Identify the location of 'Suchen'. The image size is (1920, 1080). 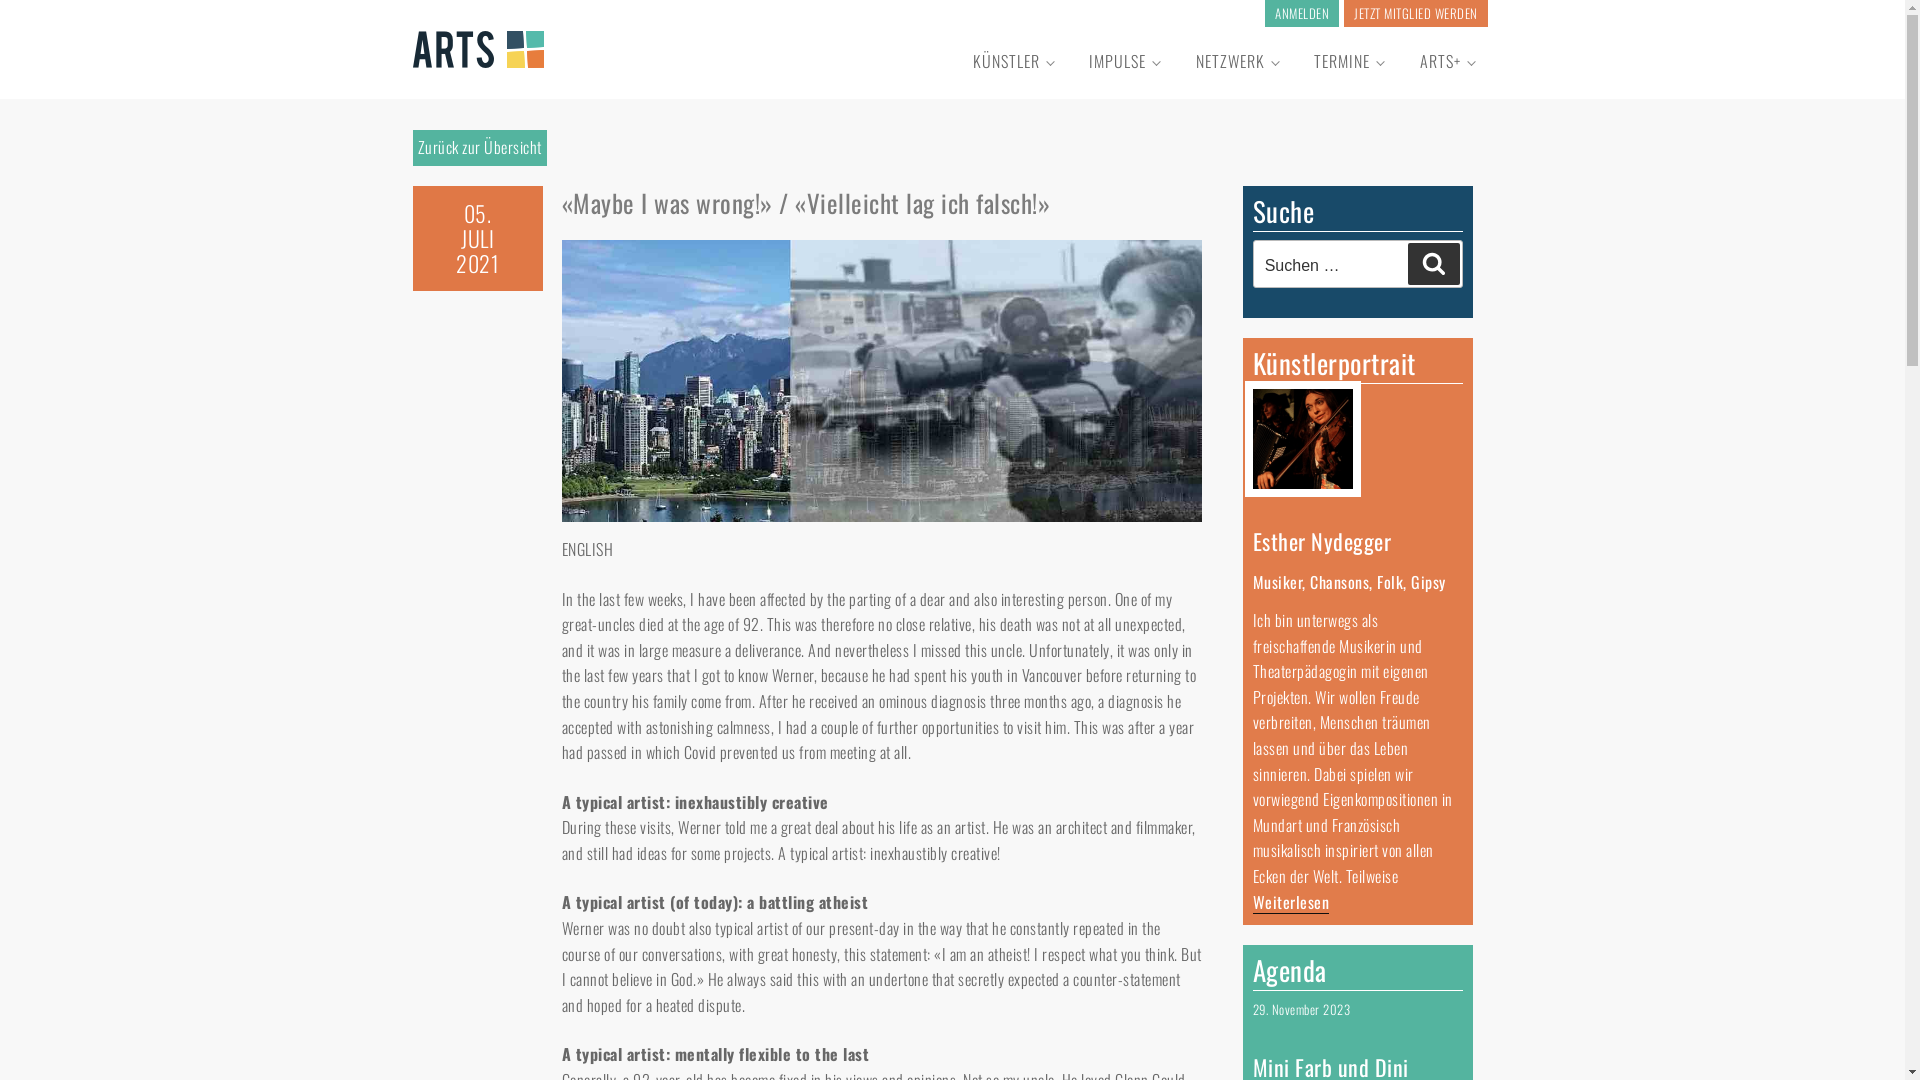
(1433, 262).